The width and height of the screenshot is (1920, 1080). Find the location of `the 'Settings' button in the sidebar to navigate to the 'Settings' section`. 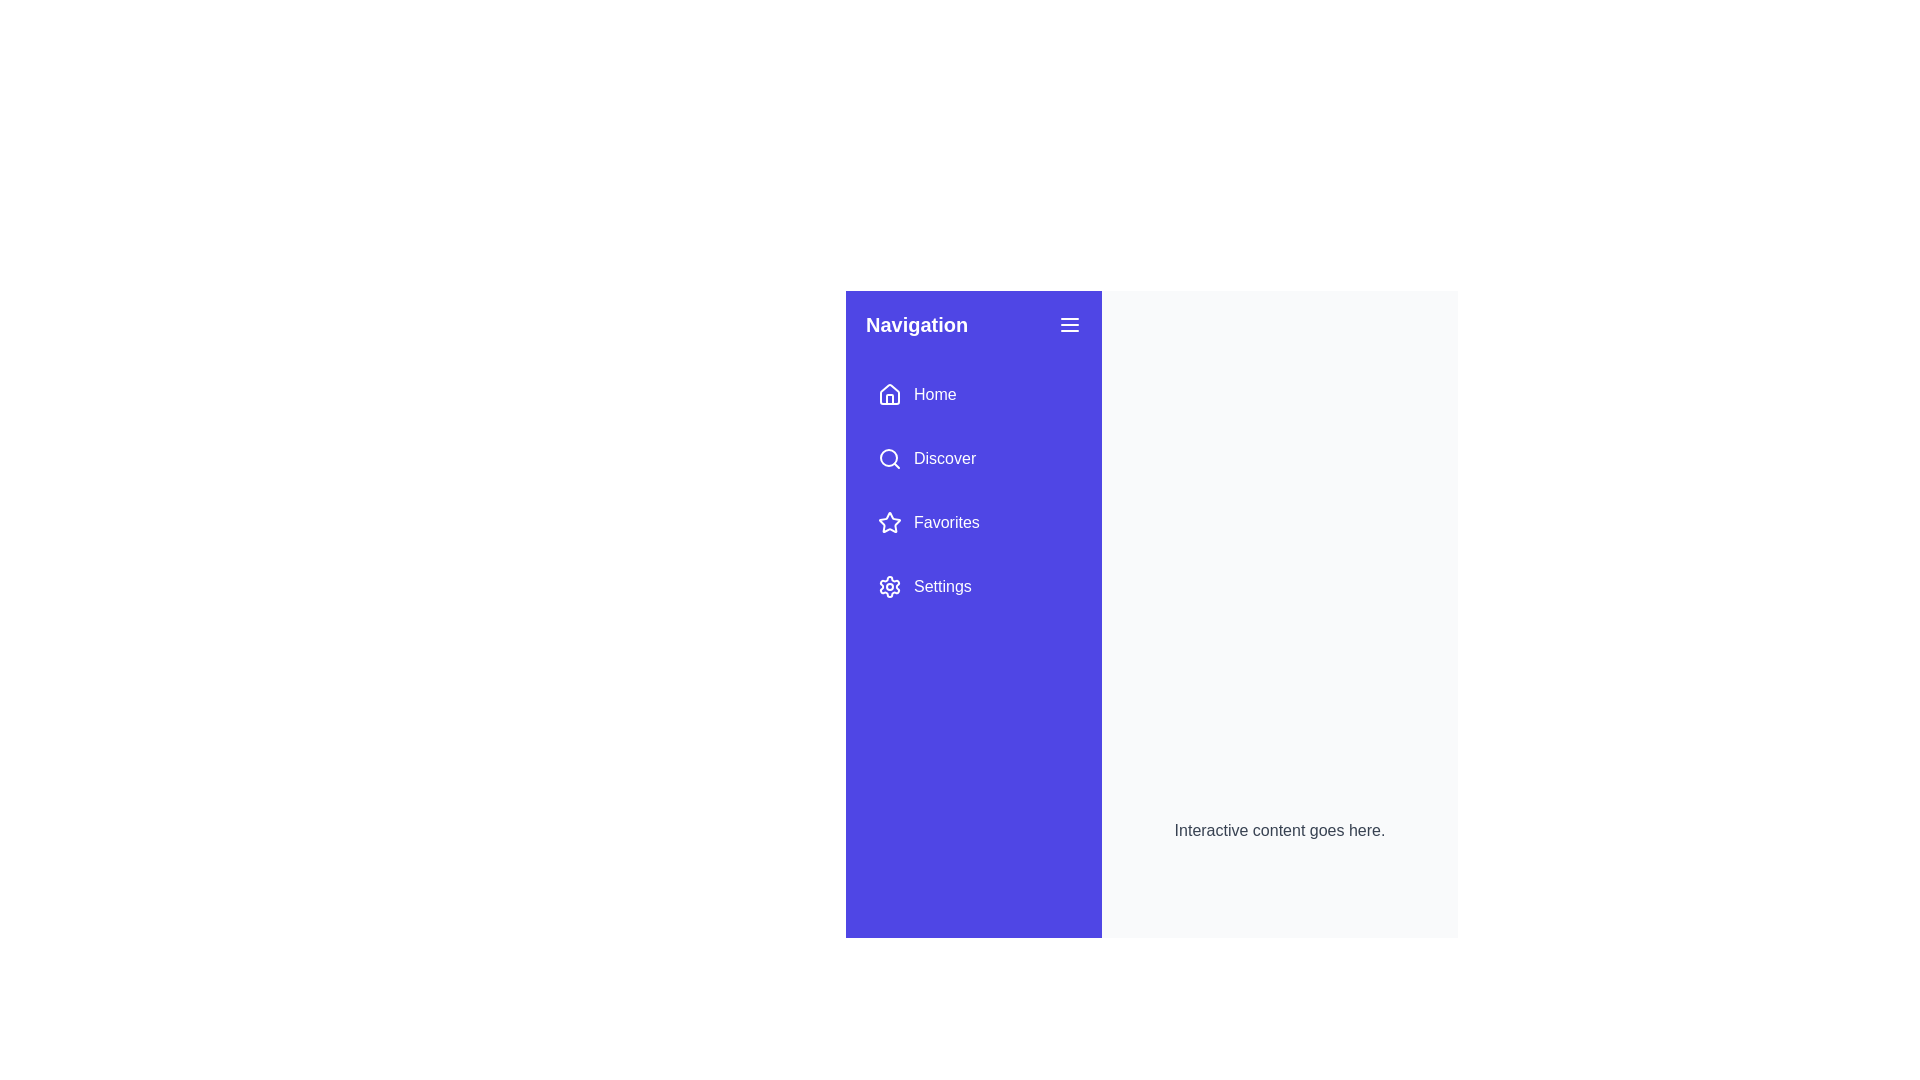

the 'Settings' button in the sidebar to navigate to the 'Settings' section is located at coordinates (923, 585).